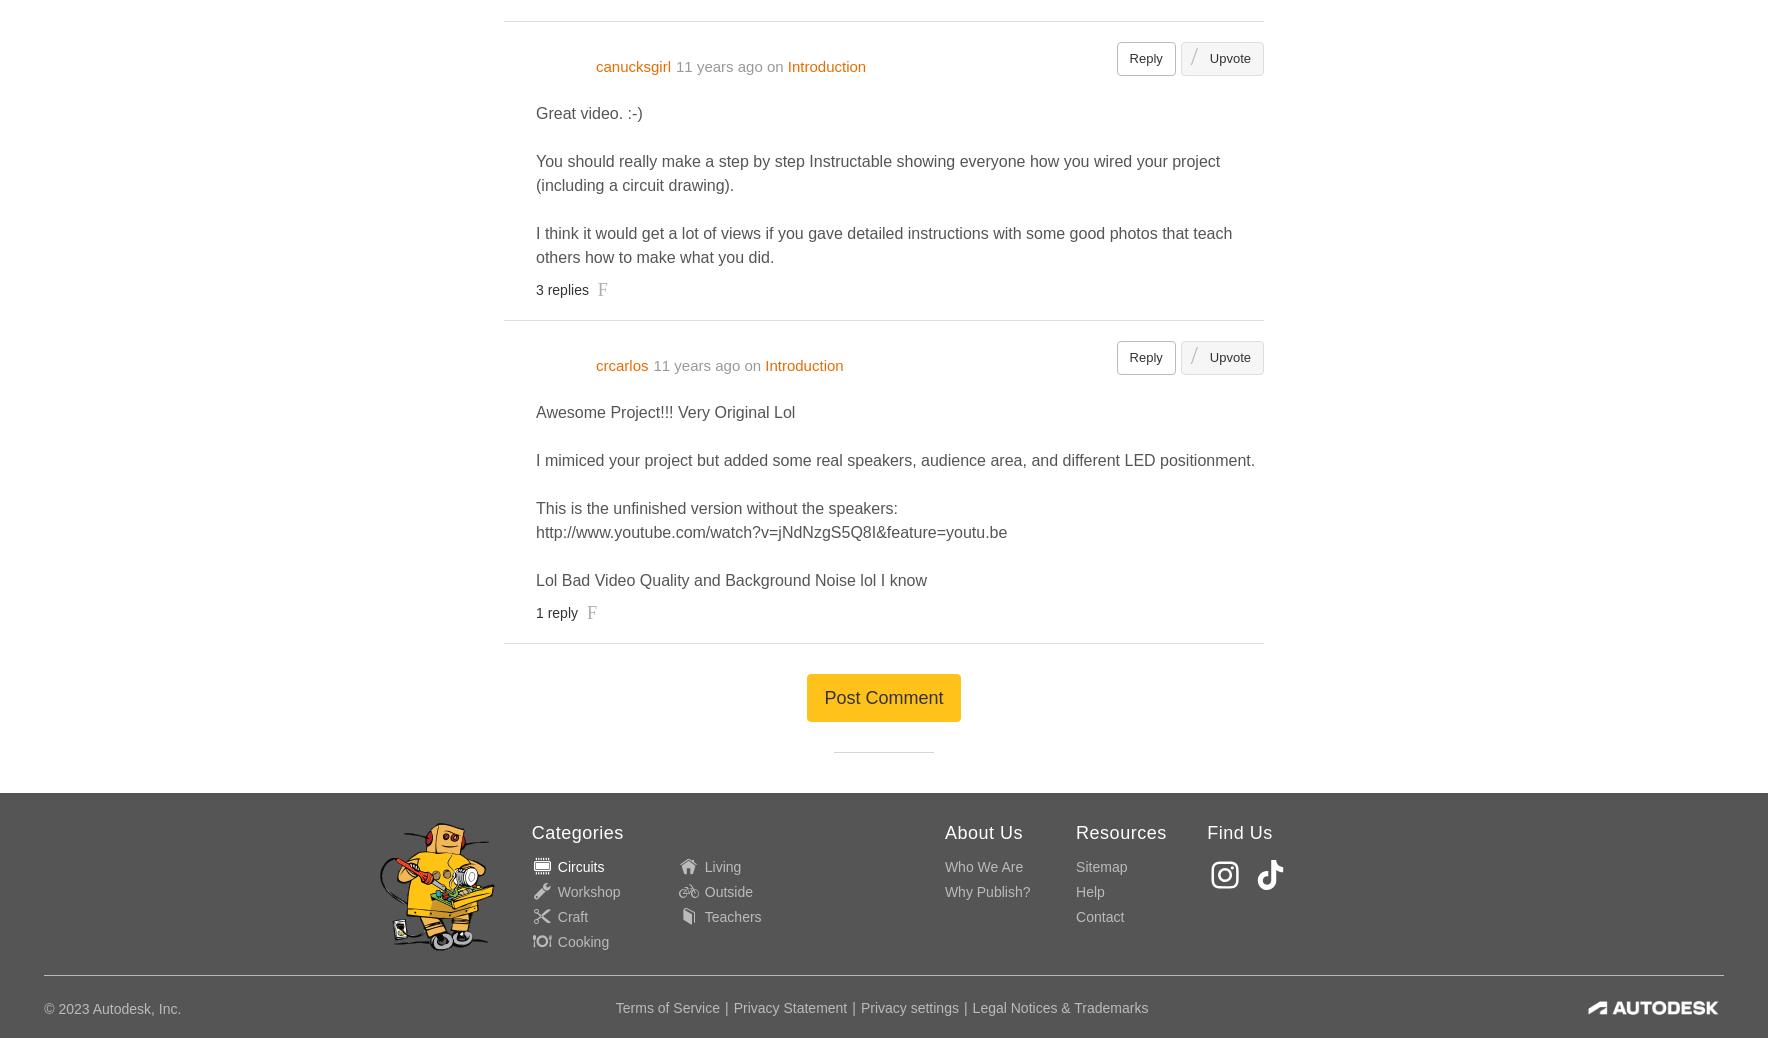 The height and width of the screenshot is (1038, 1768). What do you see at coordinates (43, 1009) in the screenshot?
I see `'© 2023 Autodesk, Inc.'` at bounding box center [43, 1009].